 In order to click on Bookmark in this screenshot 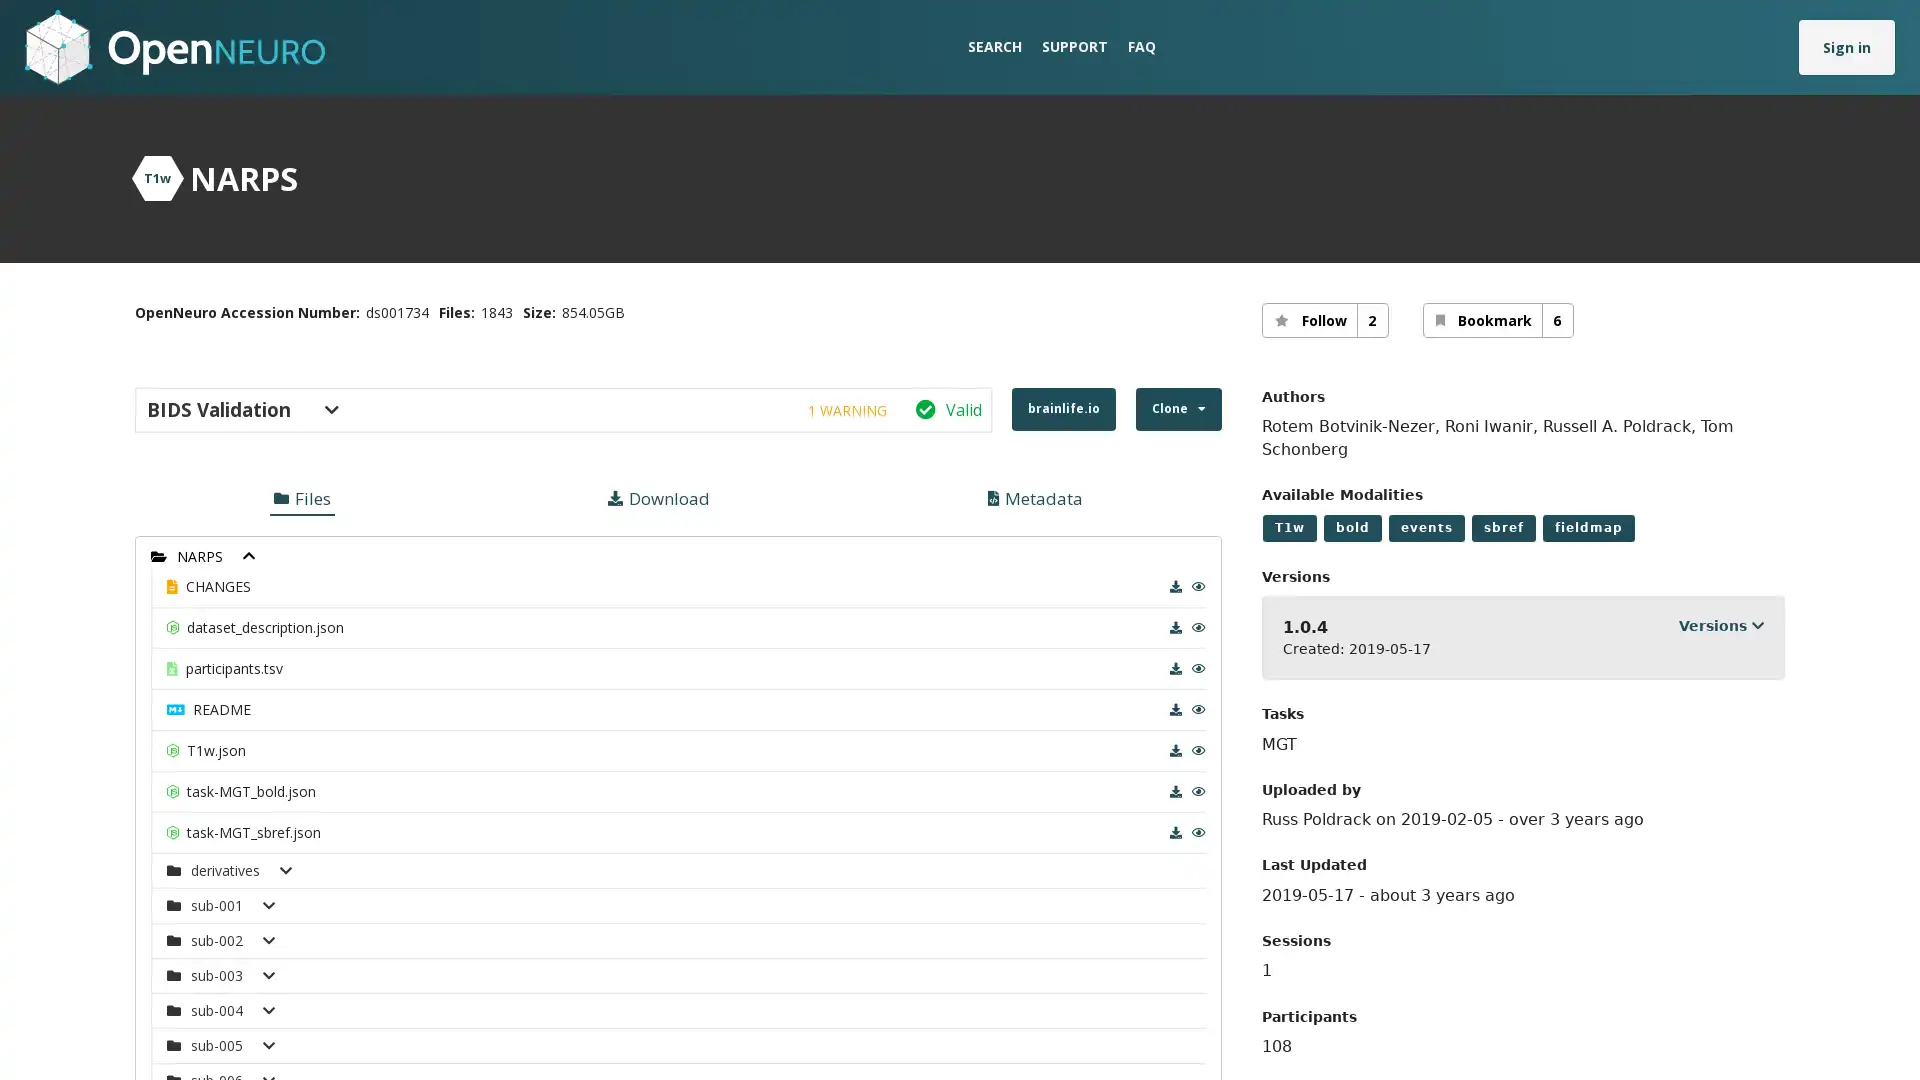, I will do `click(1497, 319)`.